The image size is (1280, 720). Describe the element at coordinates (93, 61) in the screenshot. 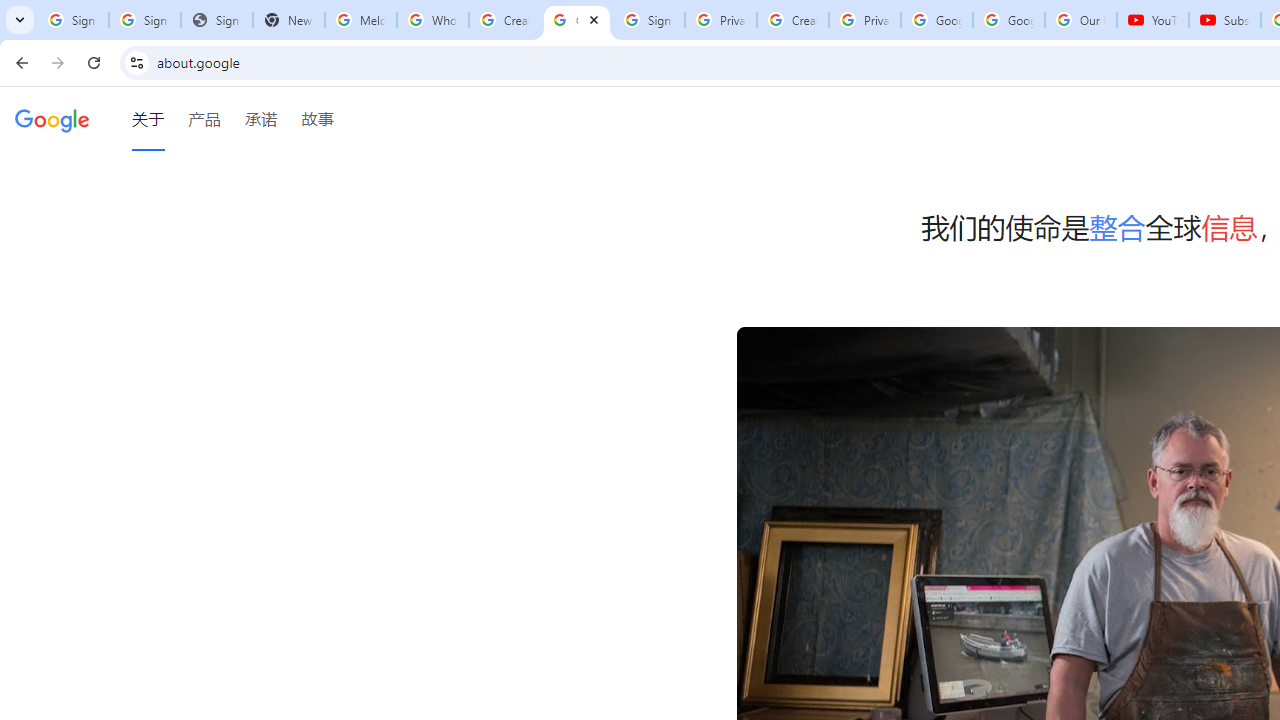

I see `'Reload'` at that location.